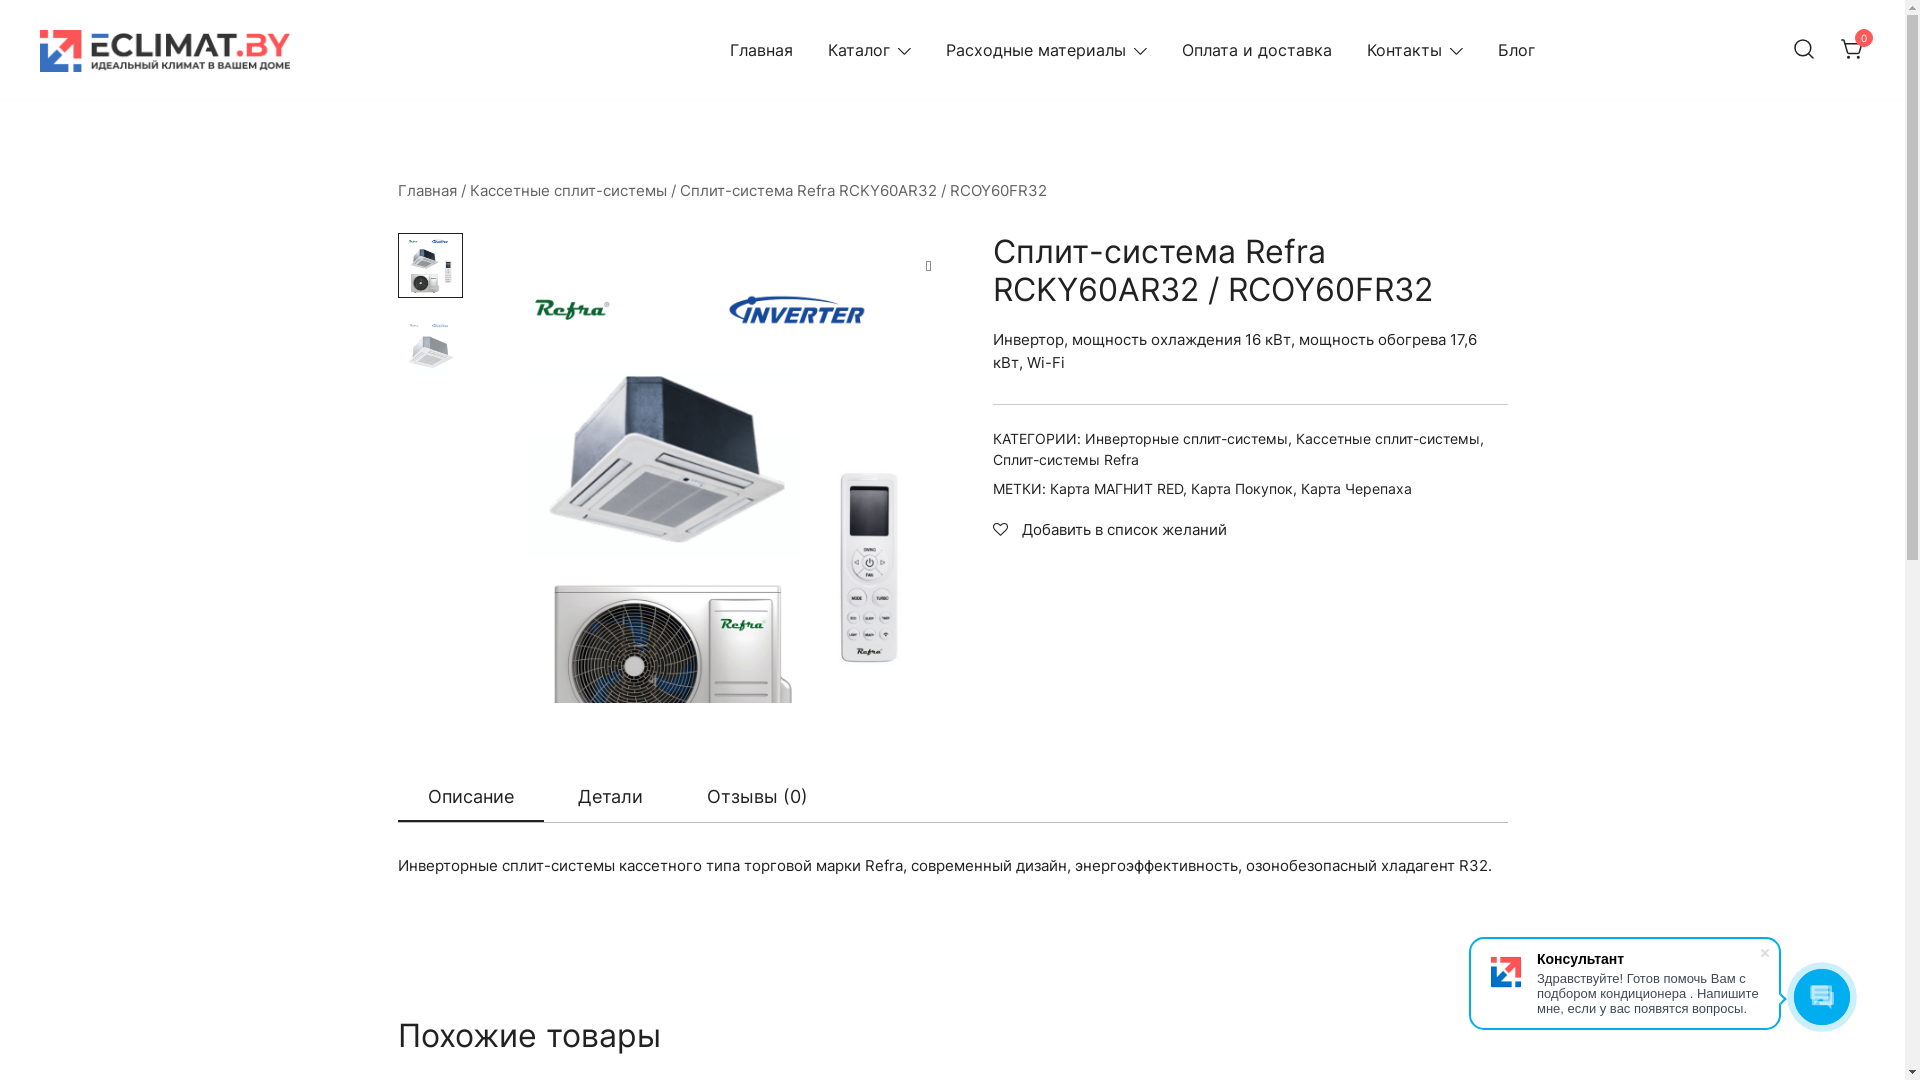 This screenshot has height=1080, width=1920. I want to click on '0', so click(1840, 47).